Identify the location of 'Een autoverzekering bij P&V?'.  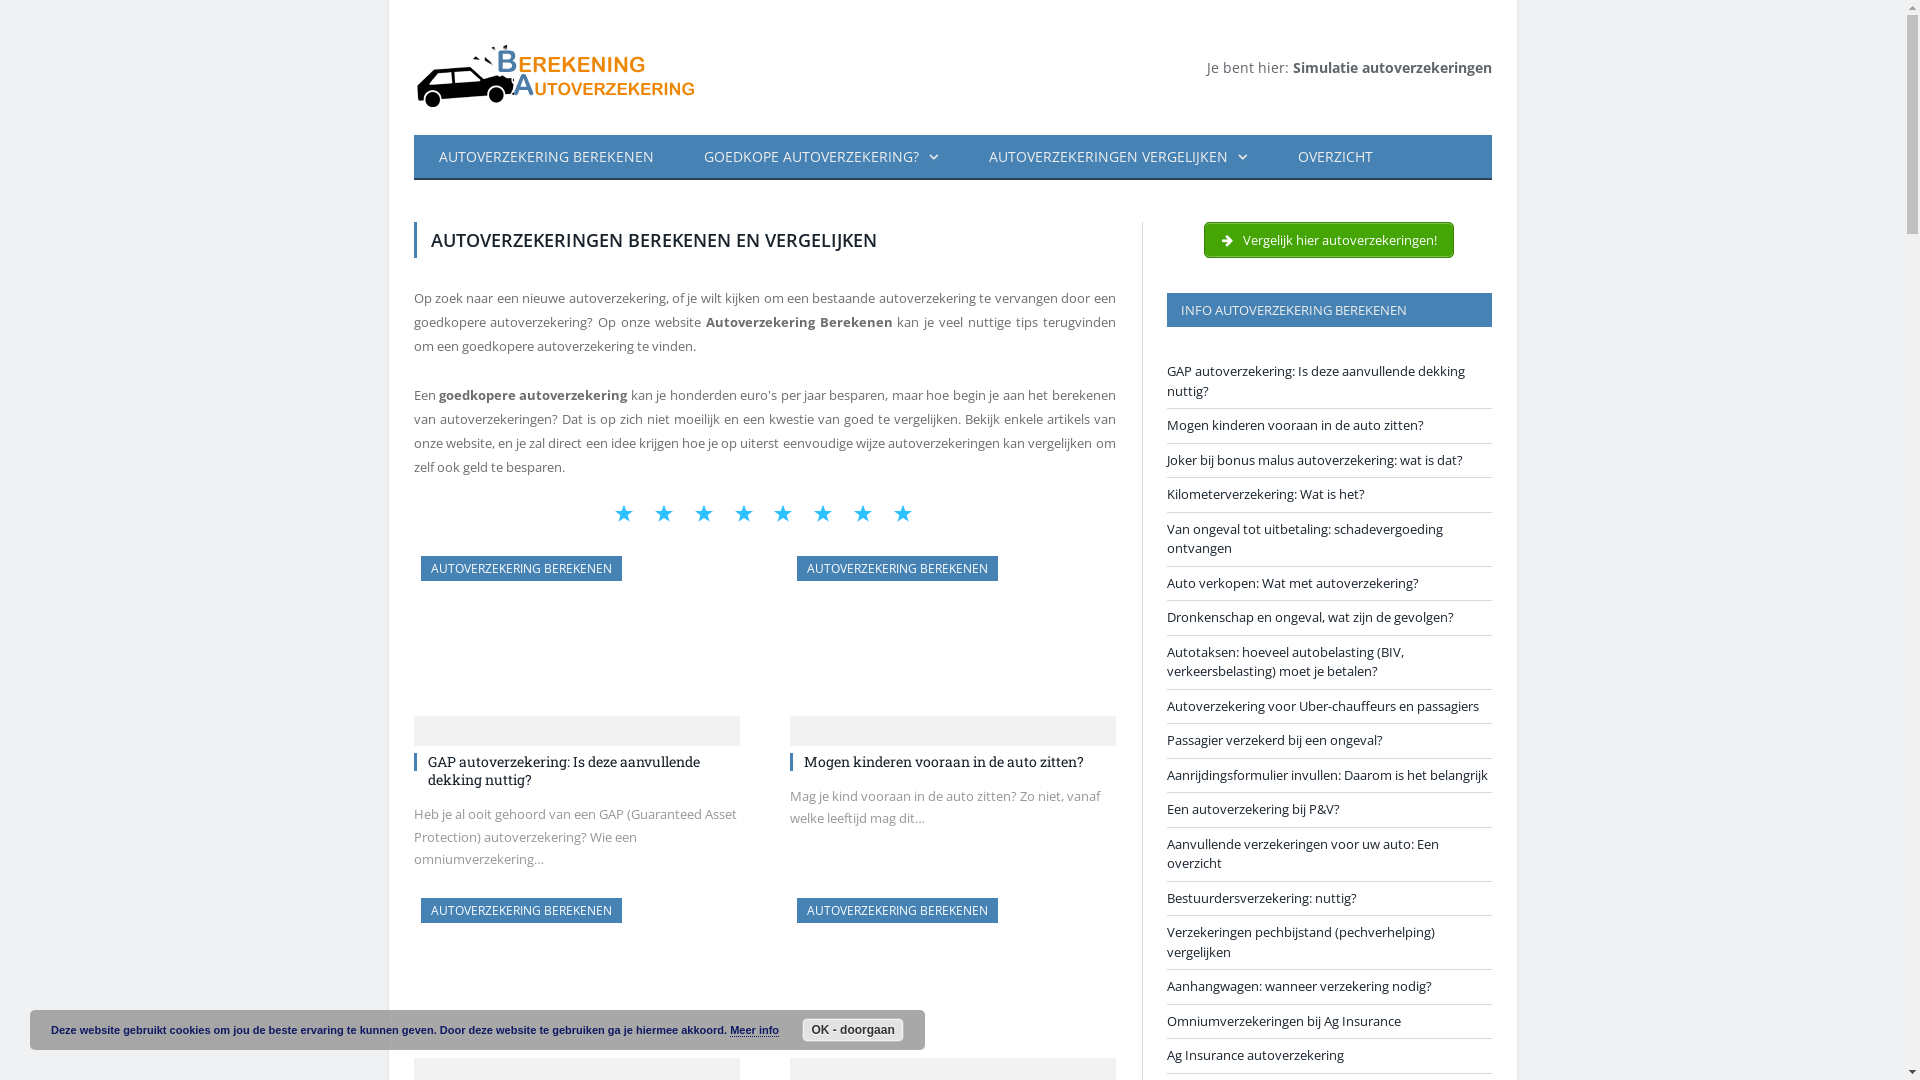
(1251, 808).